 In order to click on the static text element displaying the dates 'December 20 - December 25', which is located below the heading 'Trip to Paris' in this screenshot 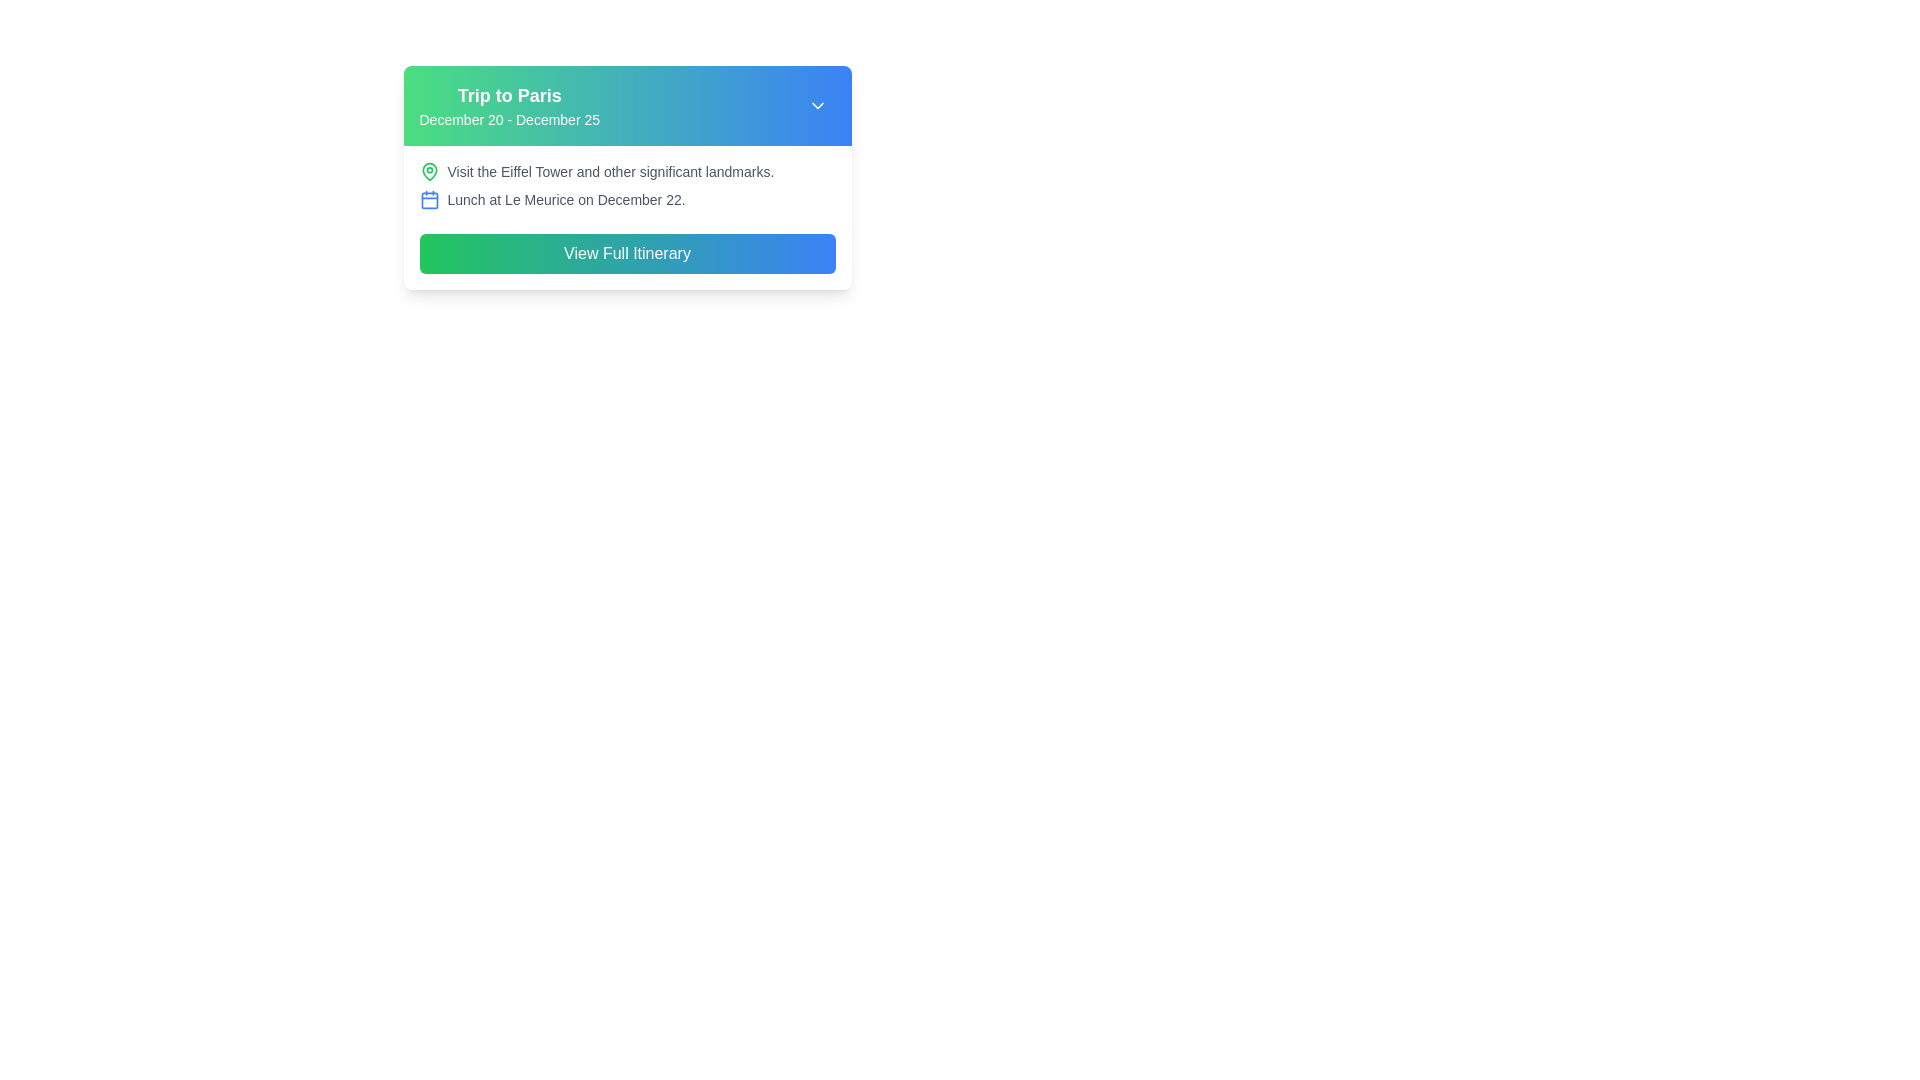, I will do `click(509, 119)`.